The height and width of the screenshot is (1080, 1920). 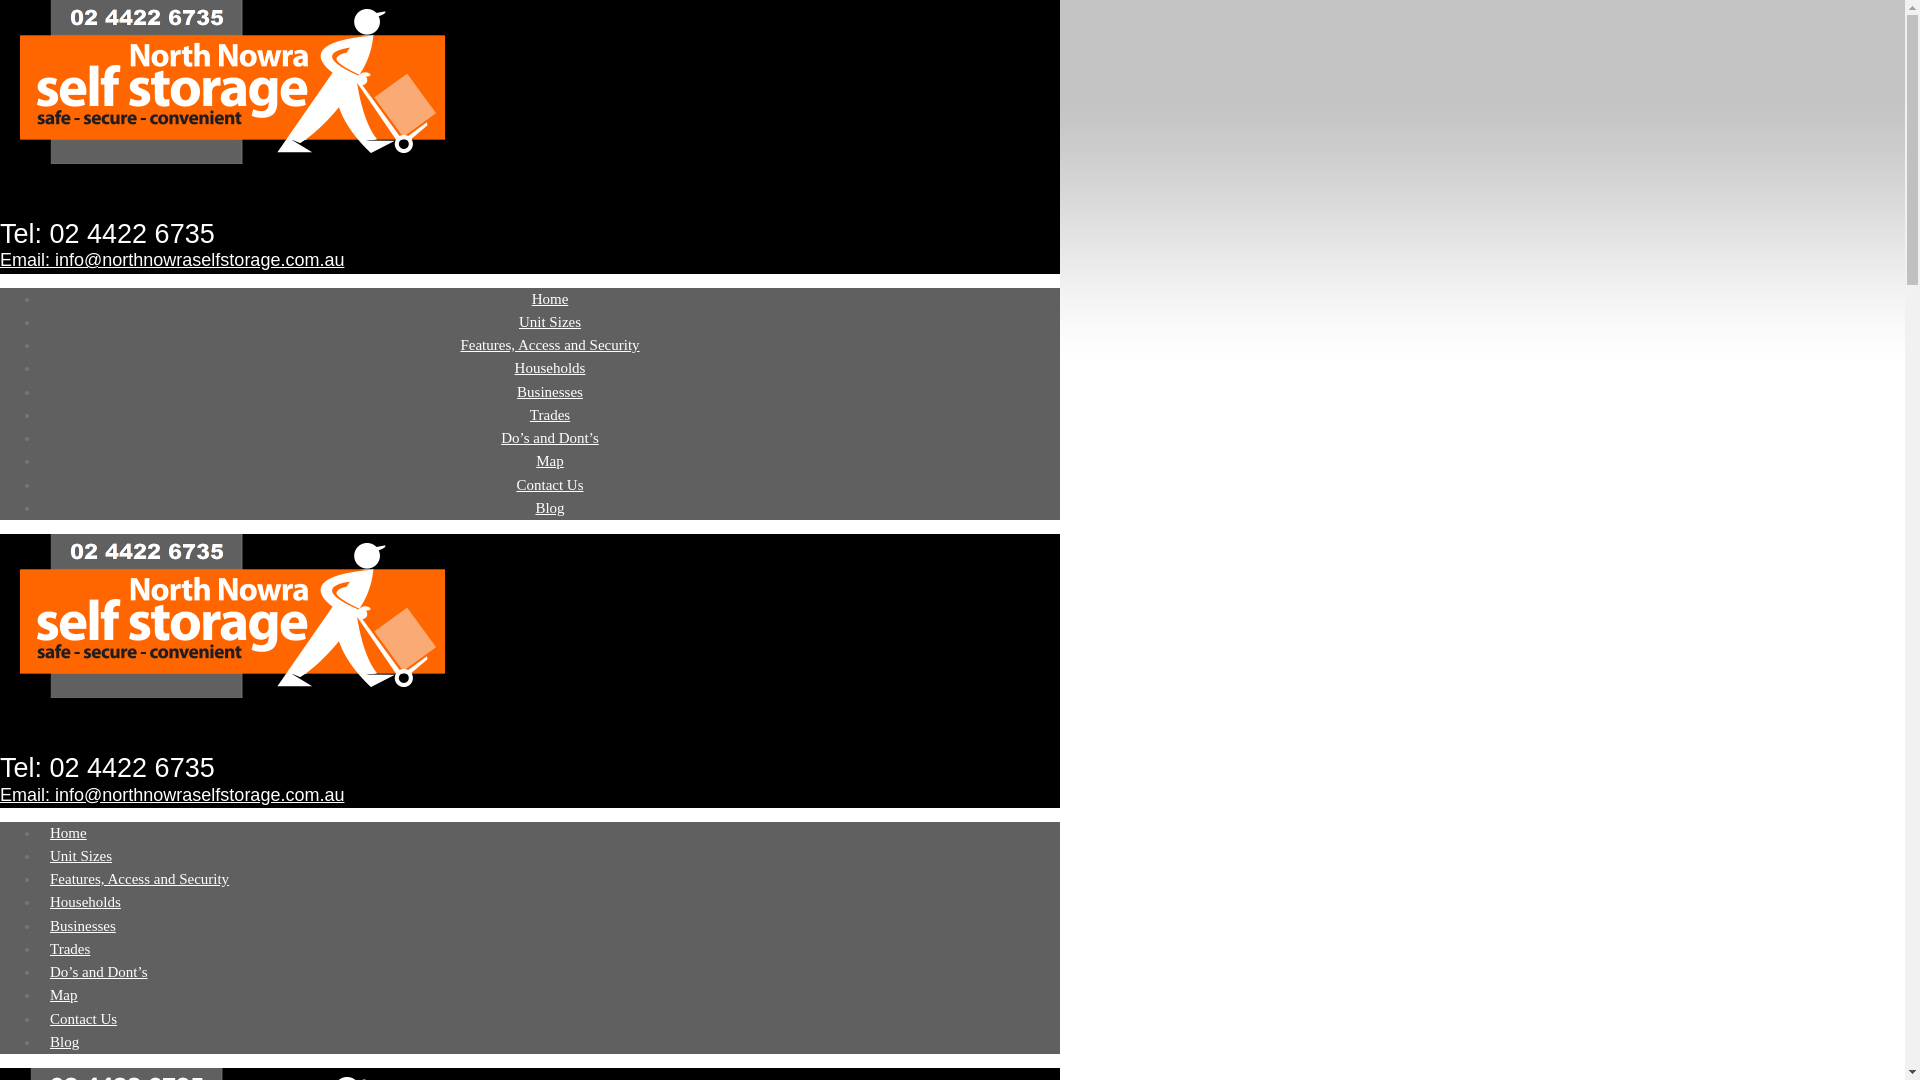 What do you see at coordinates (508, 320) in the screenshot?
I see `'Unit Sizes'` at bounding box center [508, 320].